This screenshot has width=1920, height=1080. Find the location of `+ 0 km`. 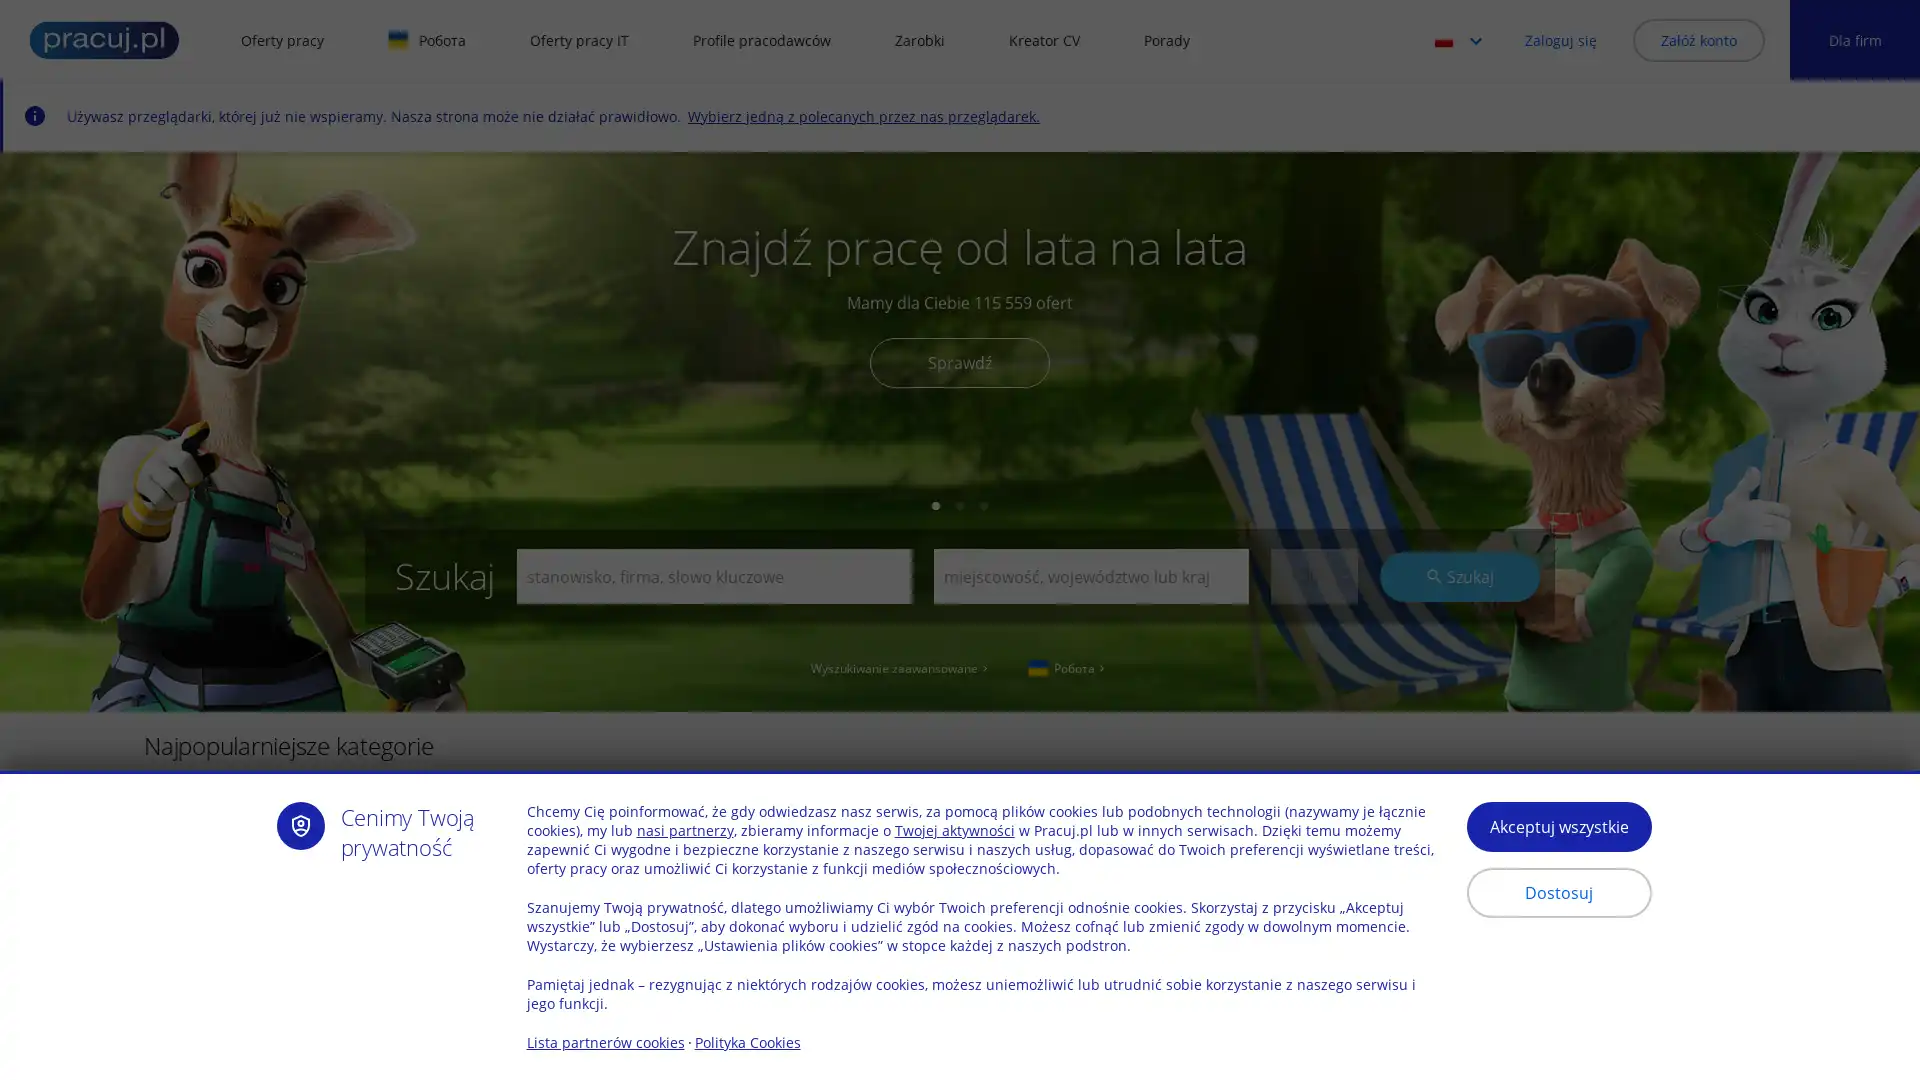

+ 0 km is located at coordinates (1313, 617).